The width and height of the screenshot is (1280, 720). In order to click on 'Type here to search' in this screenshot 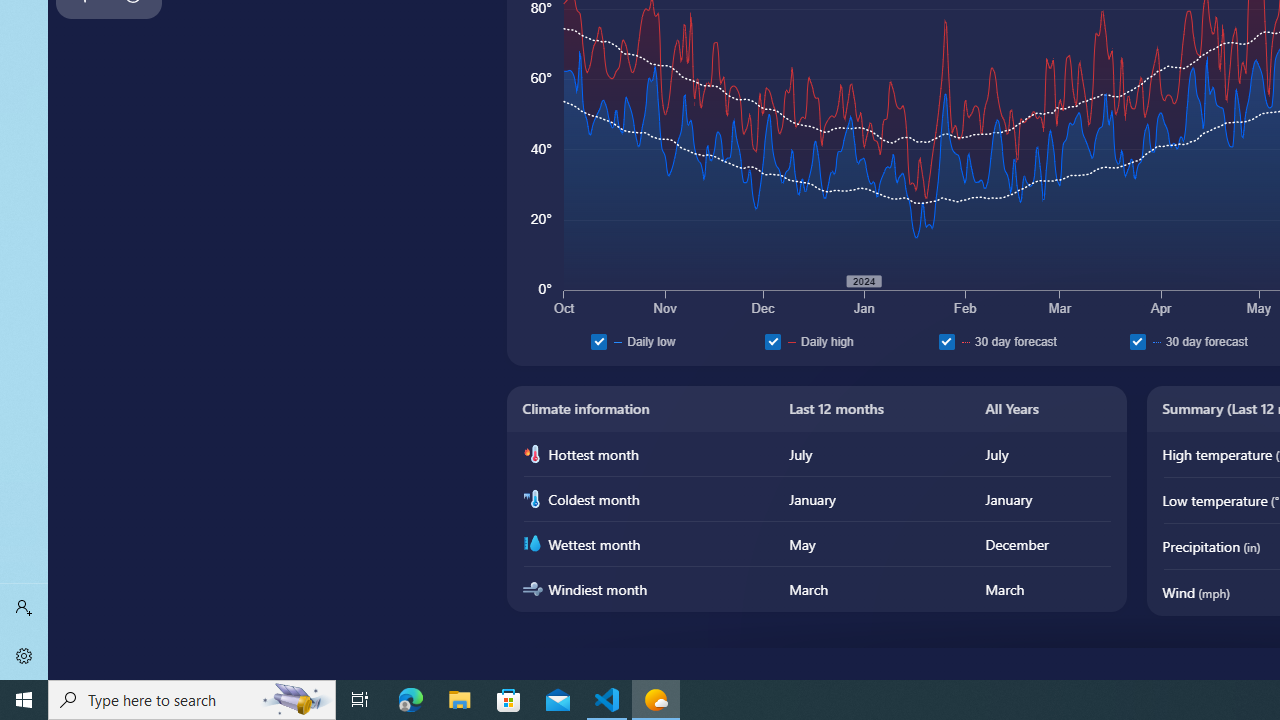, I will do `click(192, 698)`.